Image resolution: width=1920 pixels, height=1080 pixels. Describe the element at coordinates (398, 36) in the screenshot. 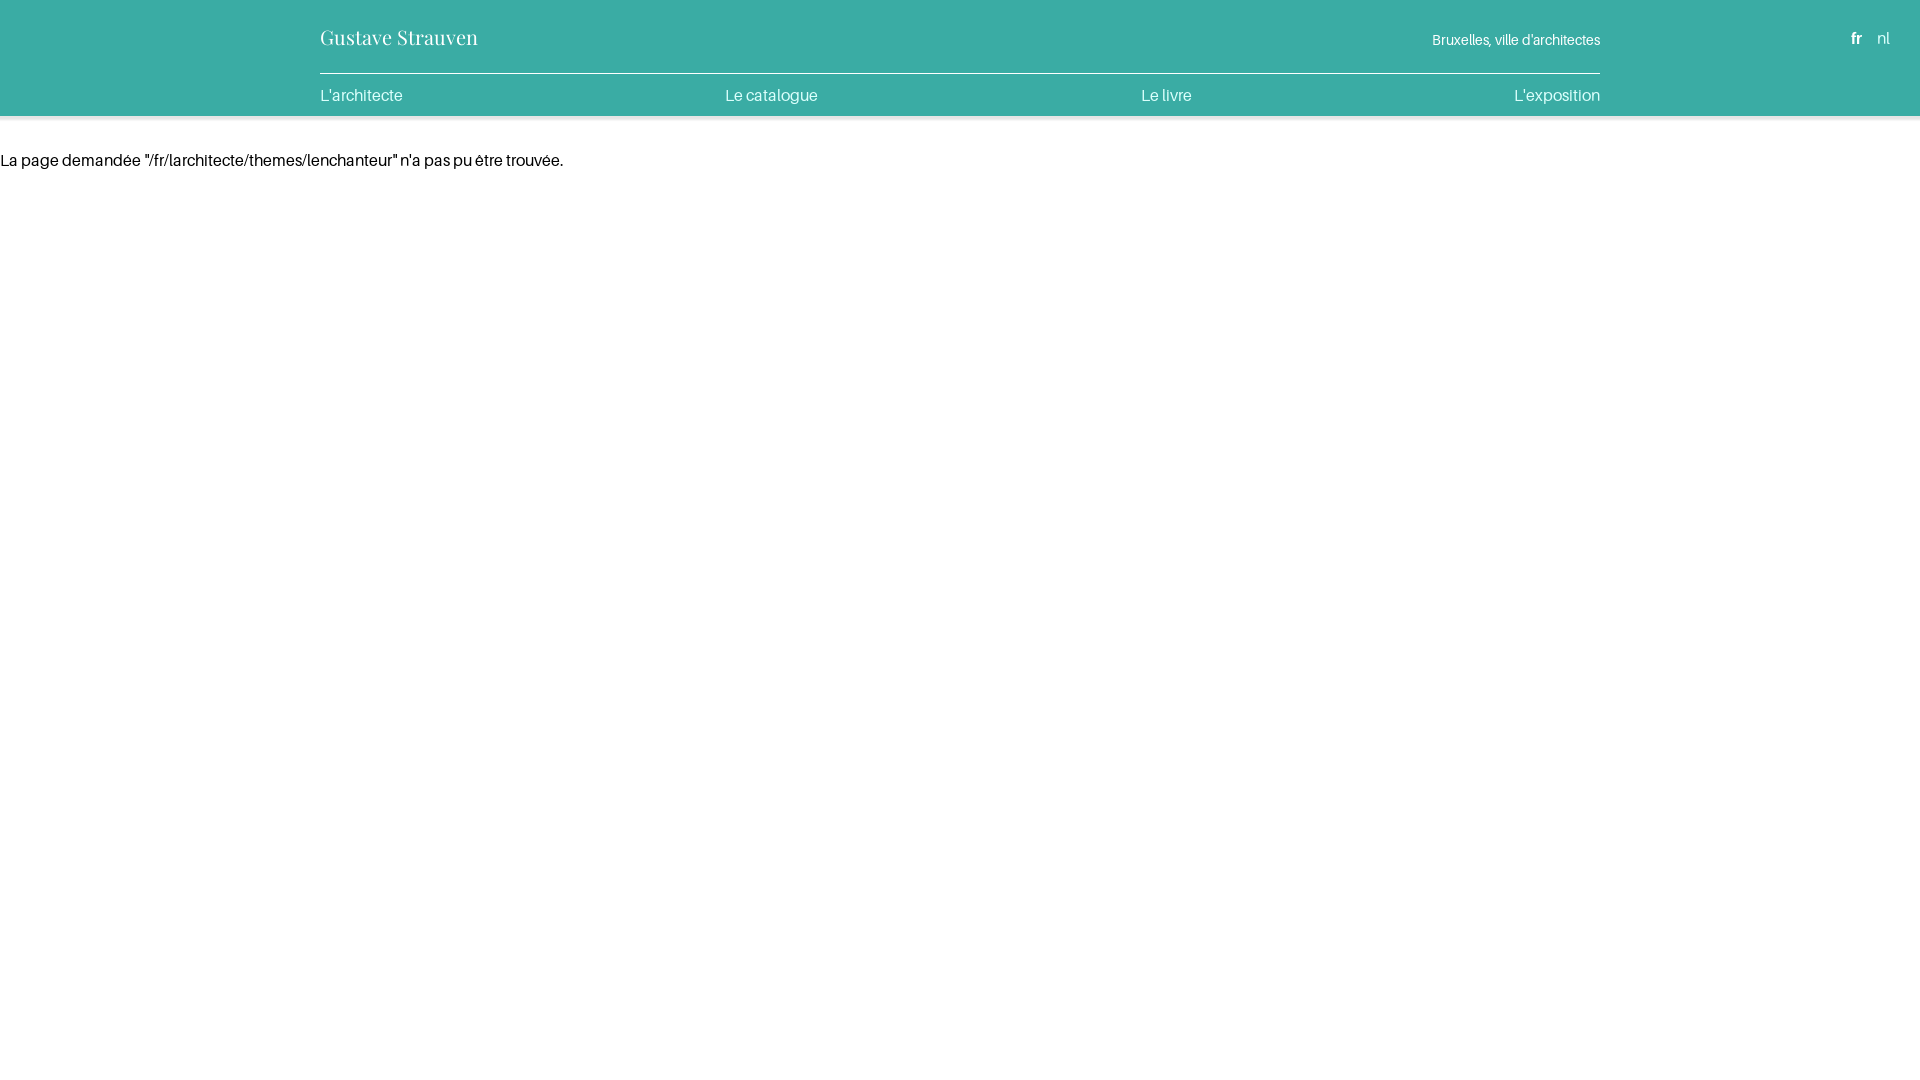

I see `'Gustave Strauven'` at that location.